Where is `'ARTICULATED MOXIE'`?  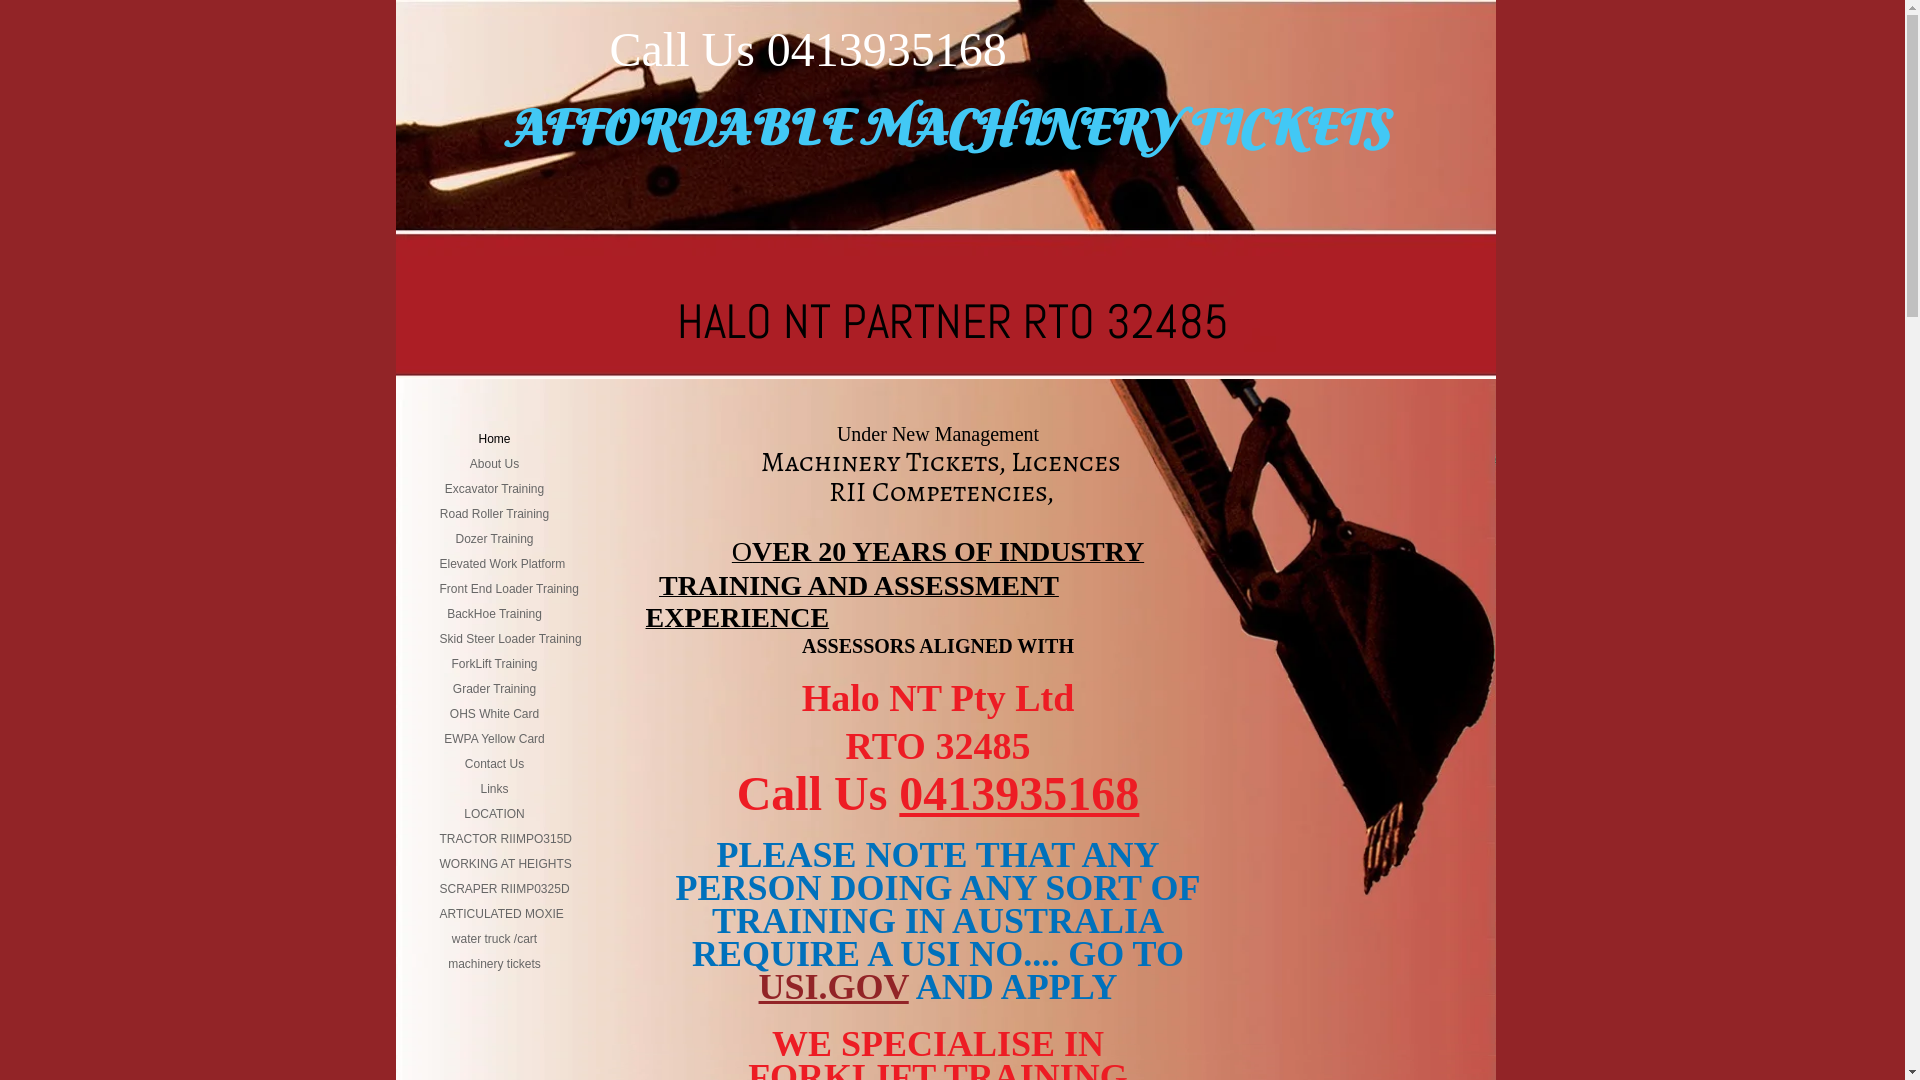 'ARTICULATED MOXIE' is located at coordinates (429, 914).